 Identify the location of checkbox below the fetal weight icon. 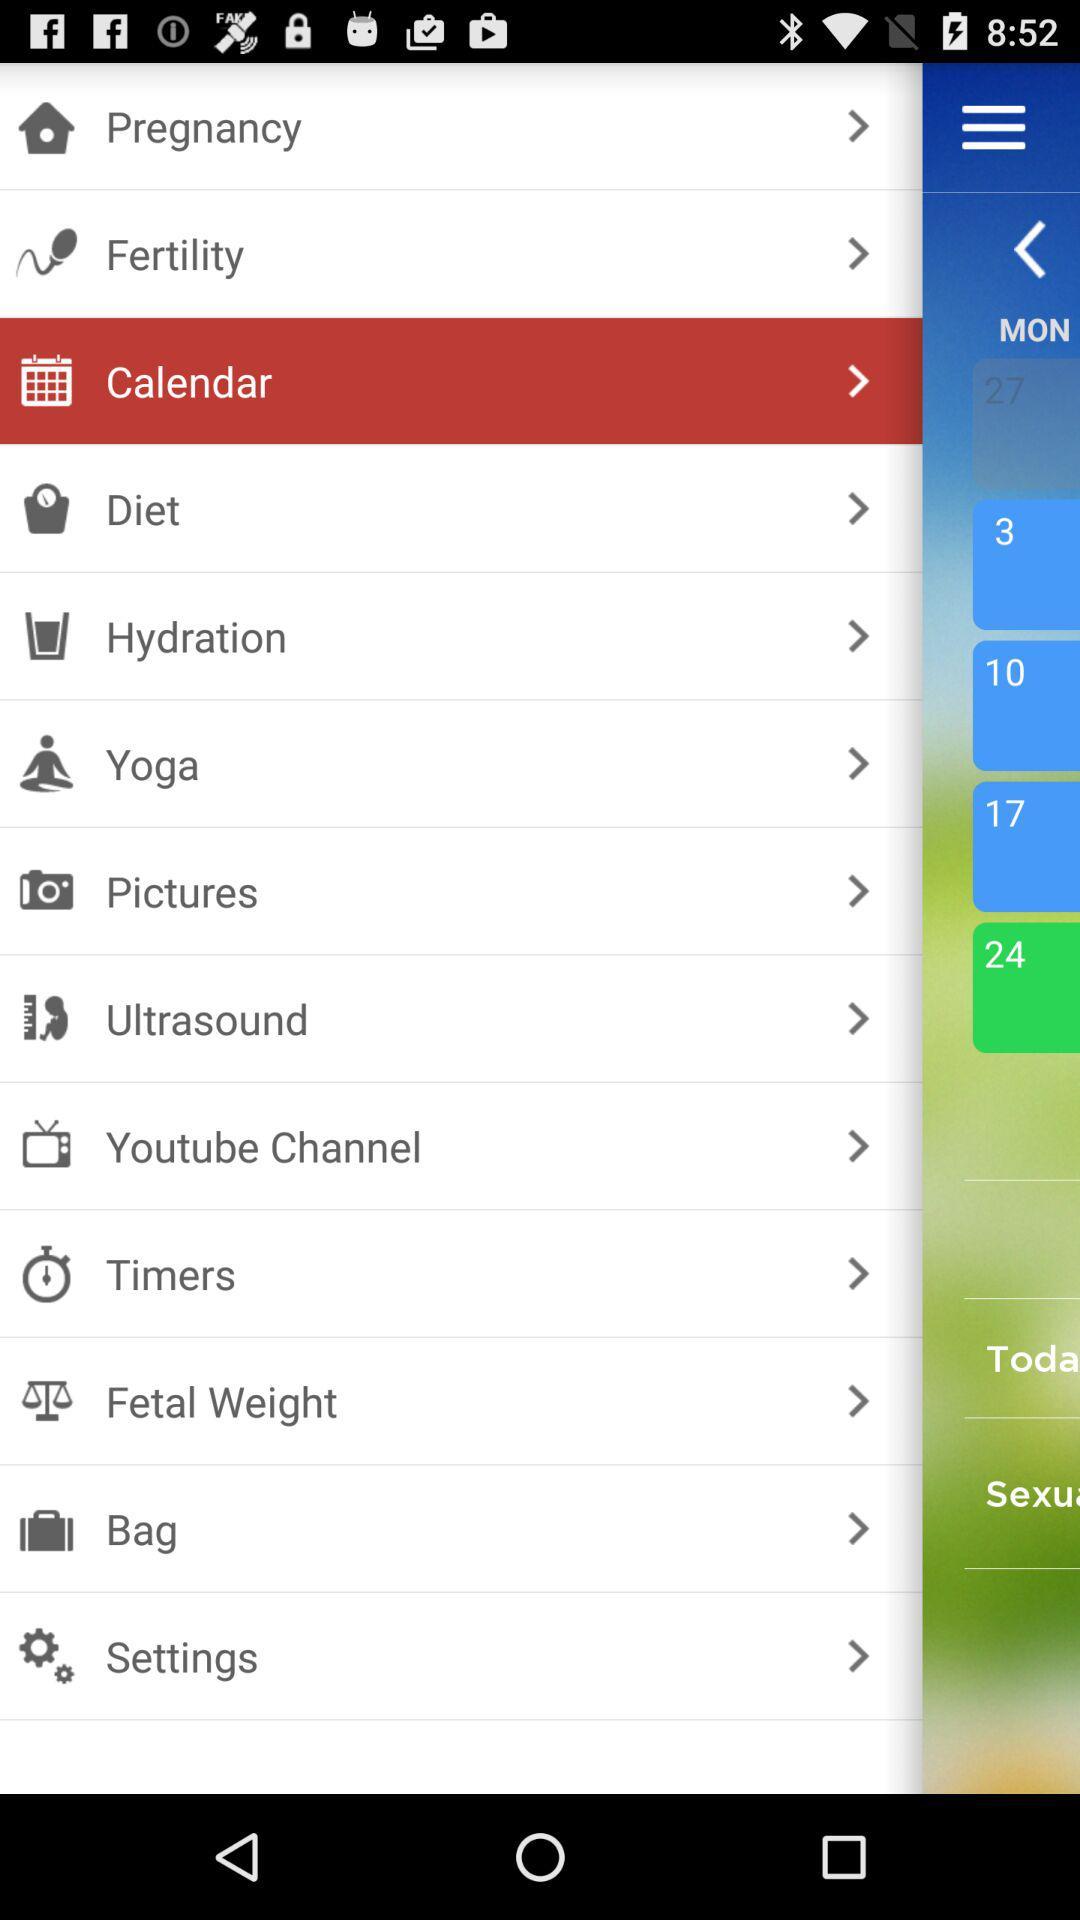
(457, 1527).